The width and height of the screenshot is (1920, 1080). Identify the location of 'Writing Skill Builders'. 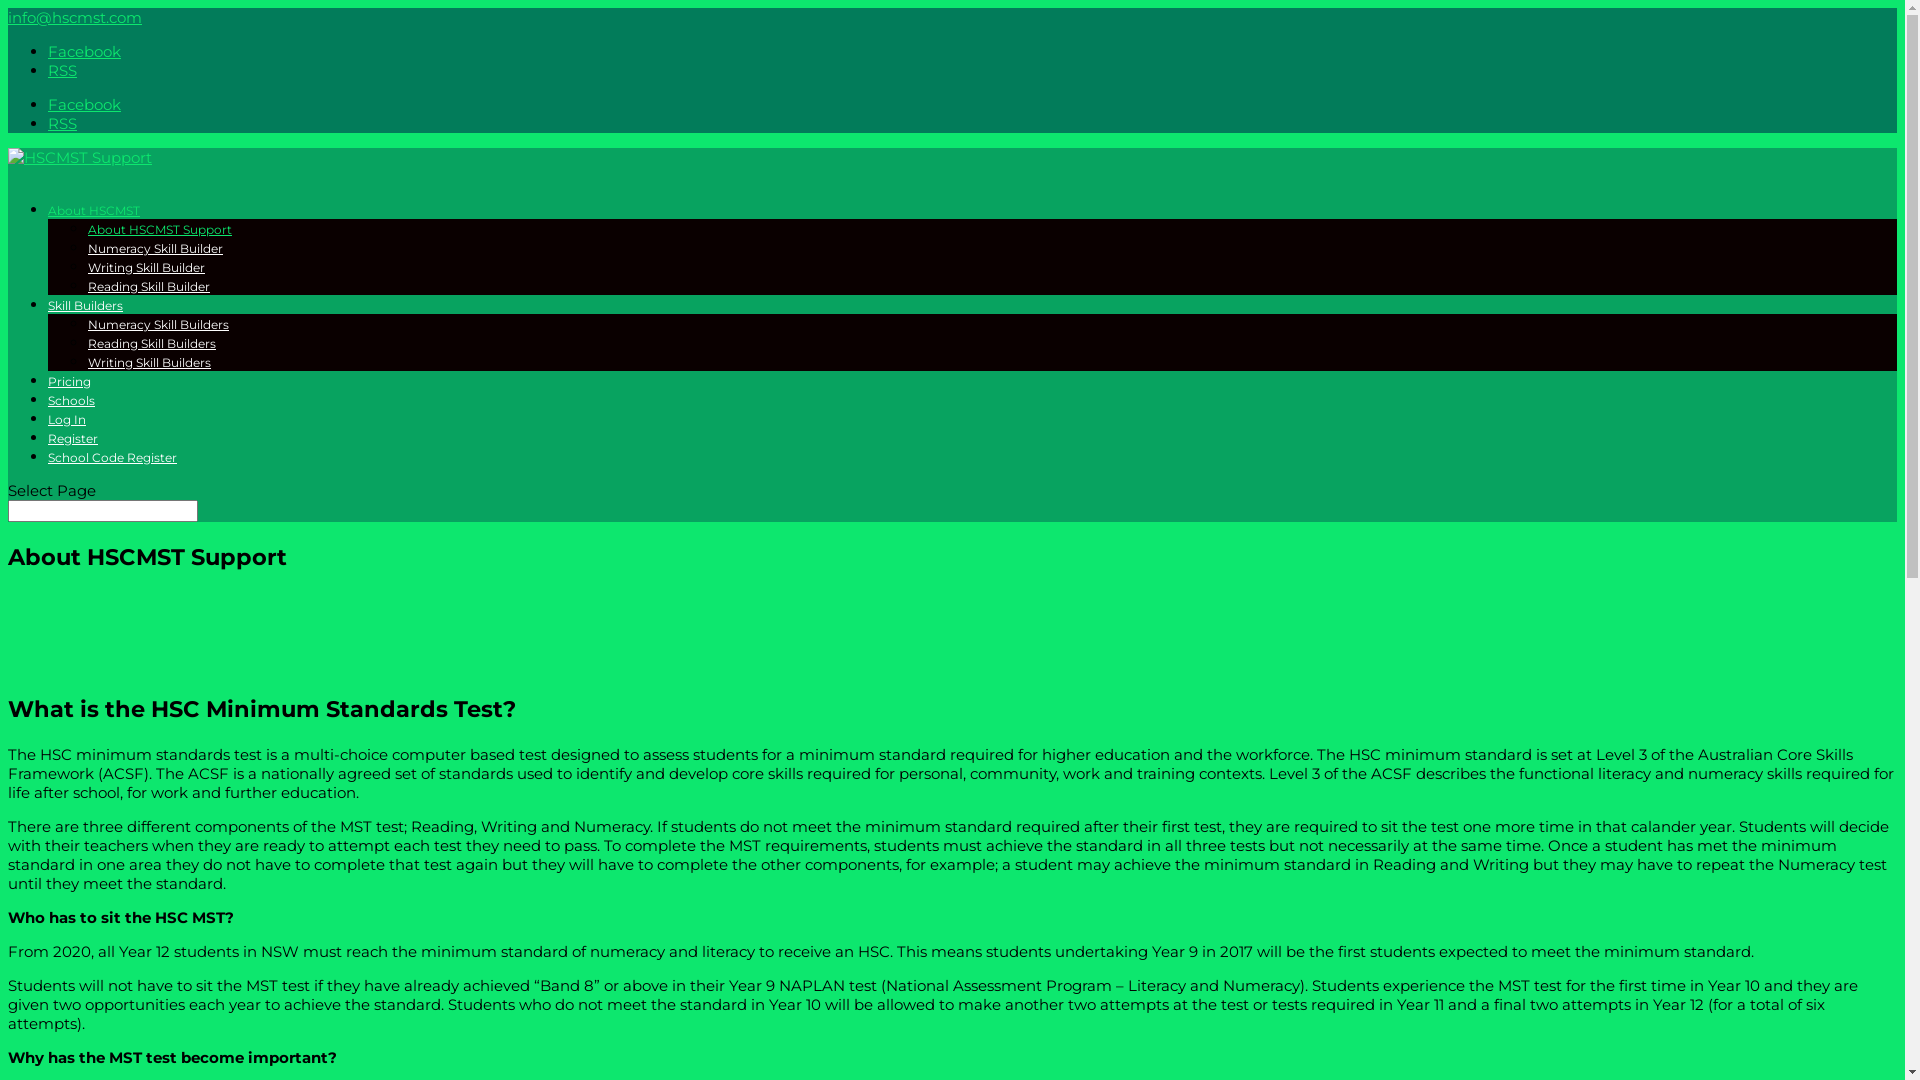
(148, 362).